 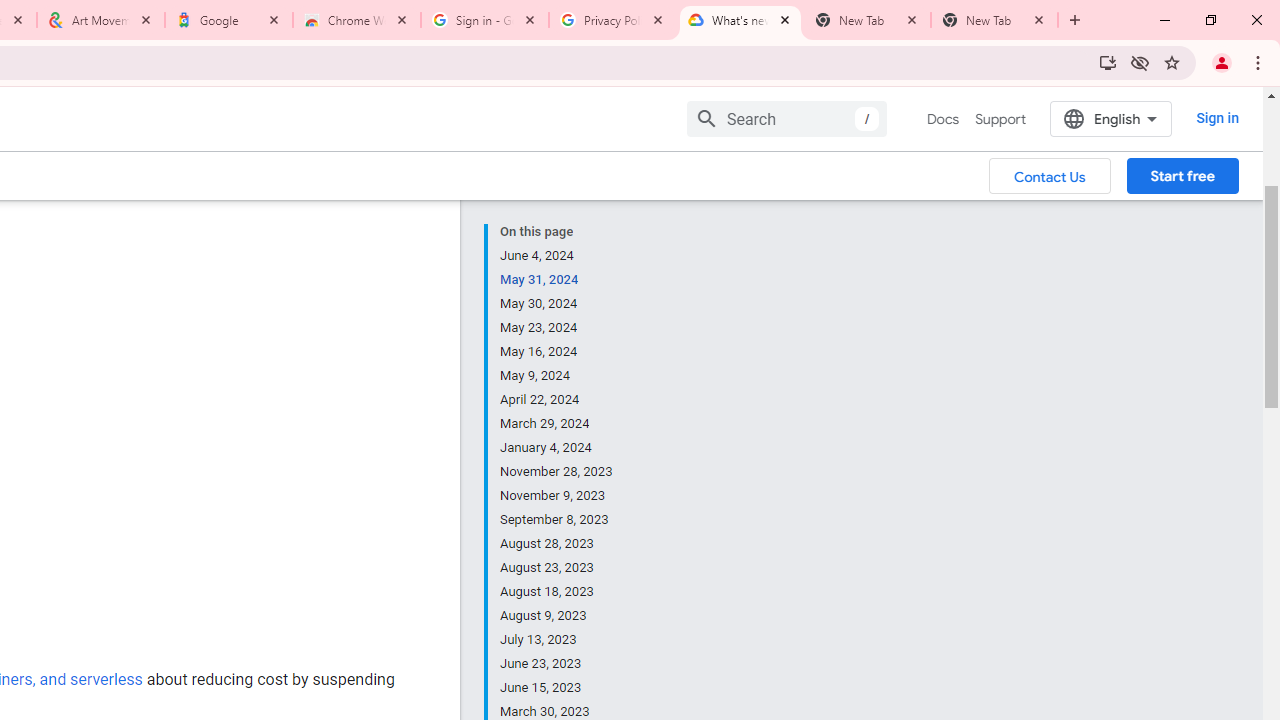 I want to click on 'Docs, selected', so click(x=941, y=119).